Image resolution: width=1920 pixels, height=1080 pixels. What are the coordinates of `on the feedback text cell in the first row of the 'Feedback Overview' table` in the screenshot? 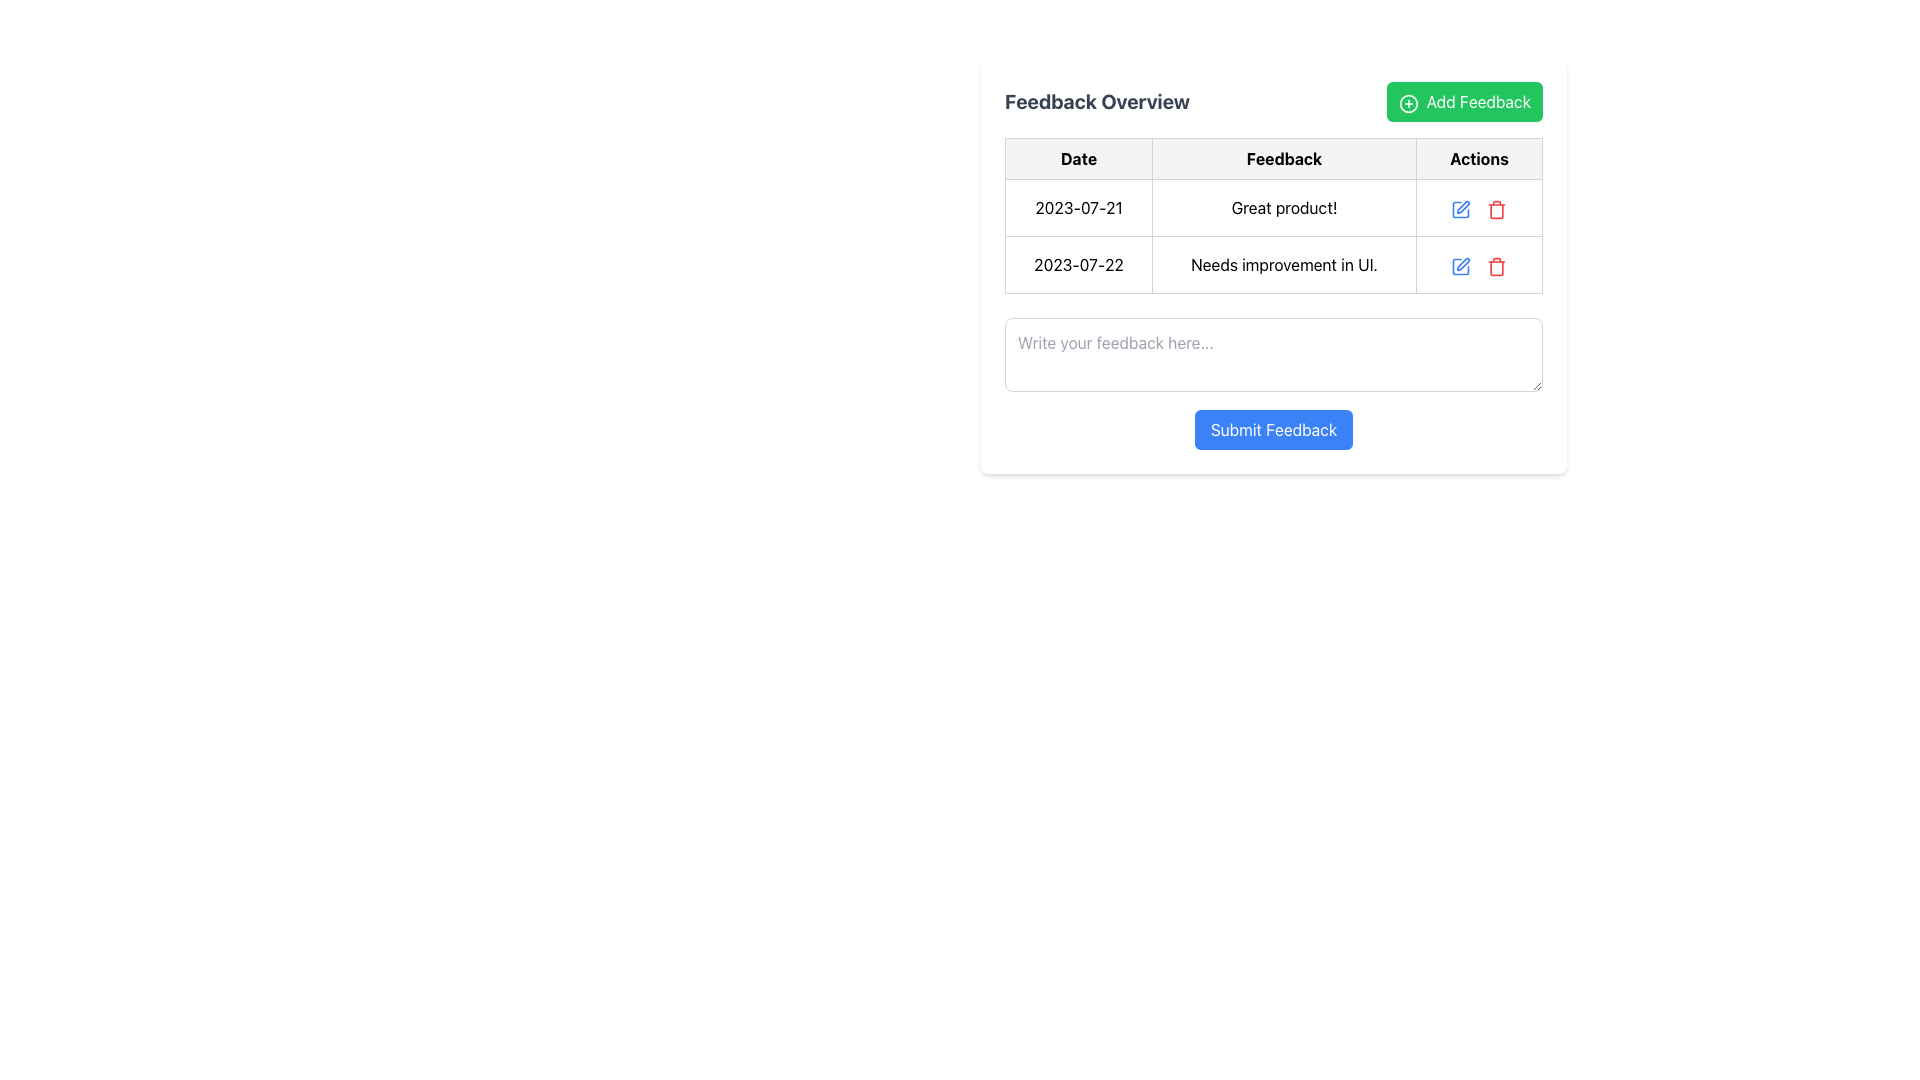 It's located at (1272, 208).